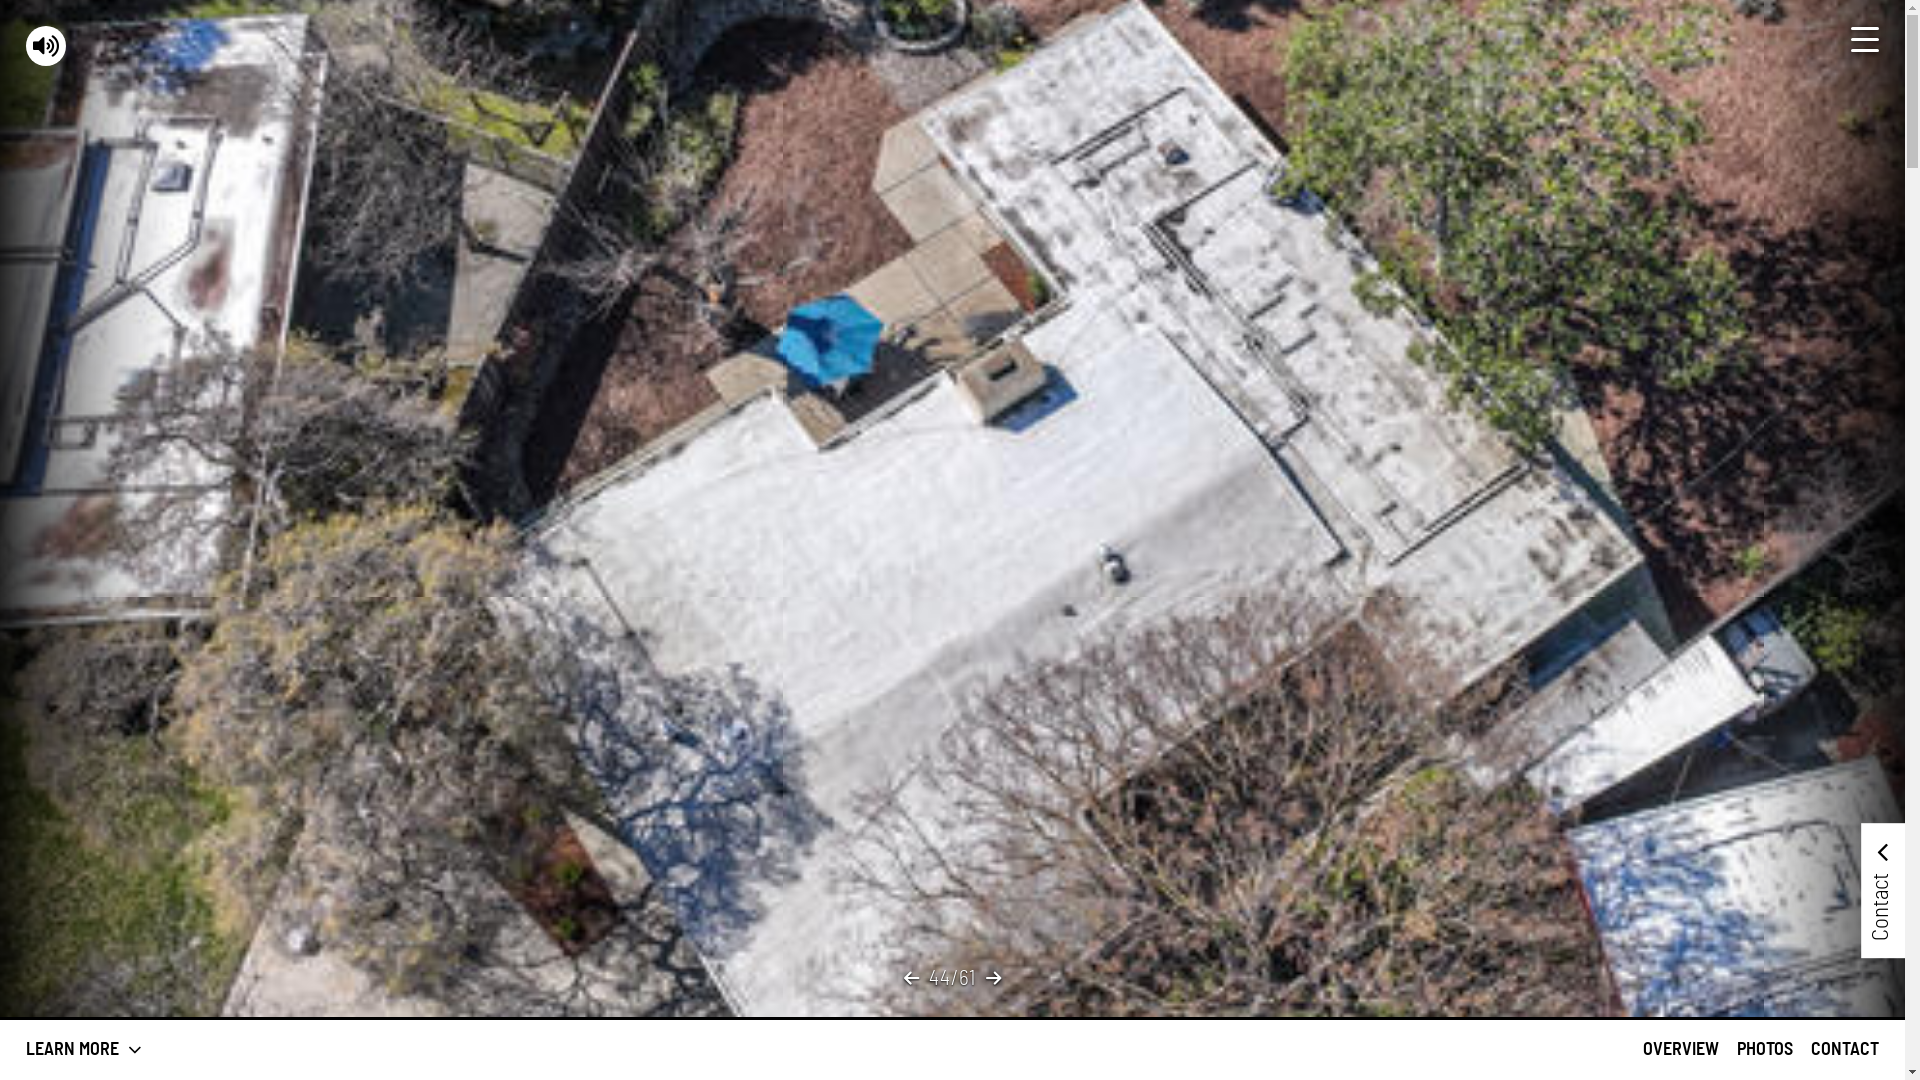  Describe the element at coordinates (1765, 1048) in the screenshot. I see `'PHOTOS'` at that location.